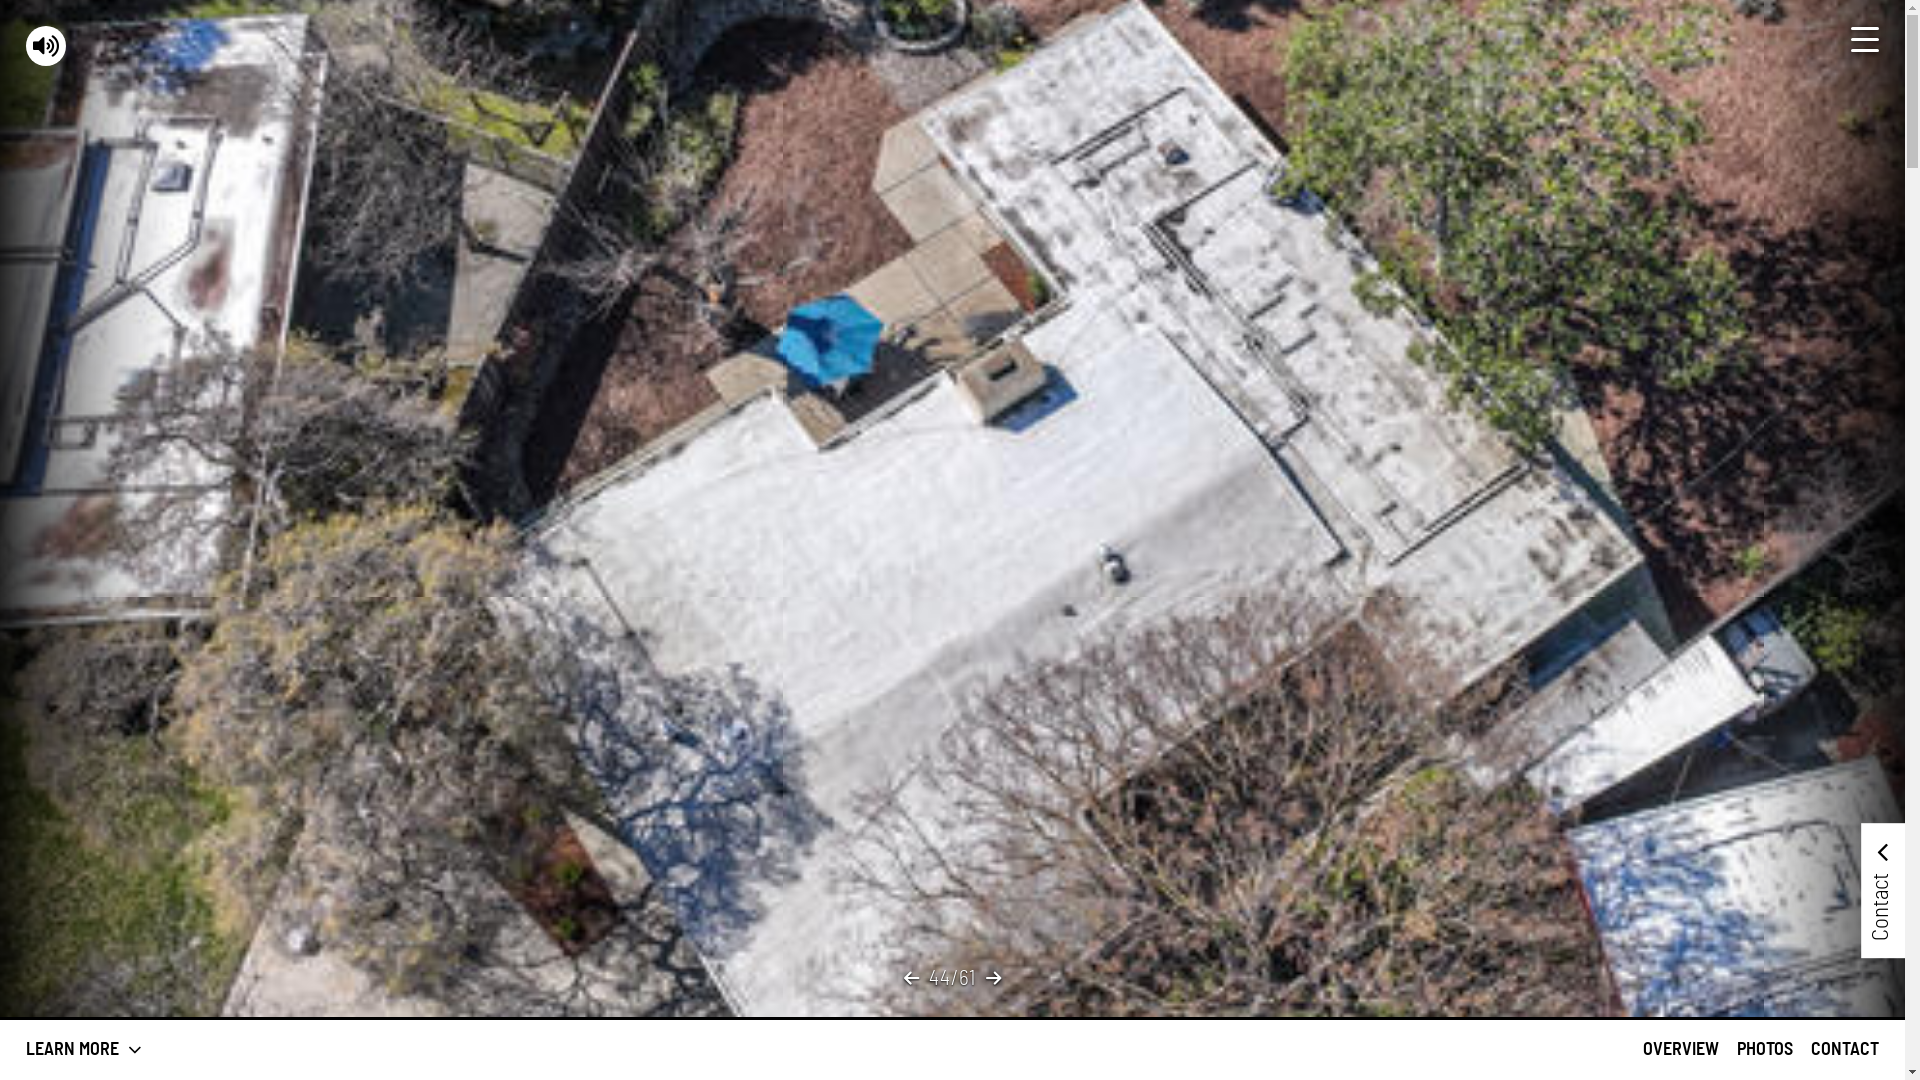  Describe the element at coordinates (1765, 1048) in the screenshot. I see `'PHOTOS'` at that location.